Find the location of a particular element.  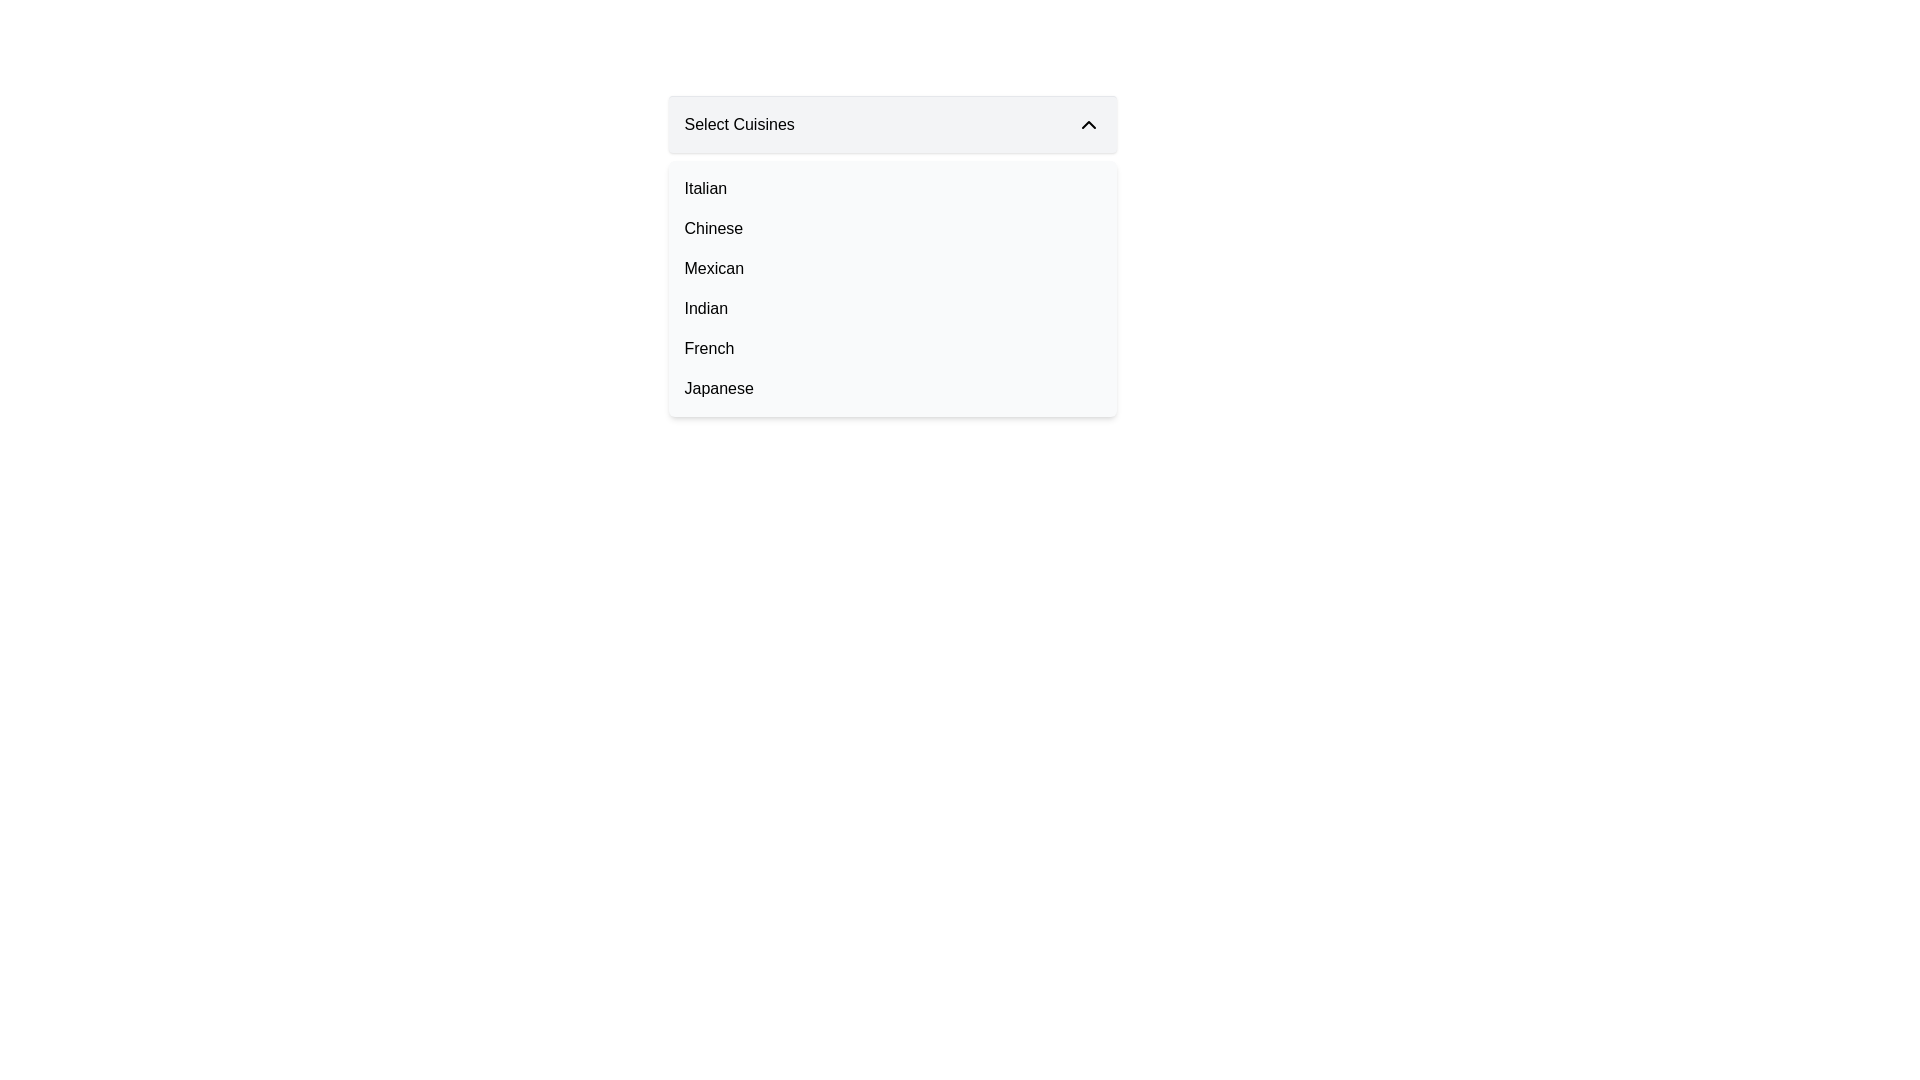

the selectable option labeled 'Indian' in the dropdown menu, which is the fourth item in the list, located between 'Mexican' and 'French' is located at coordinates (891, 308).